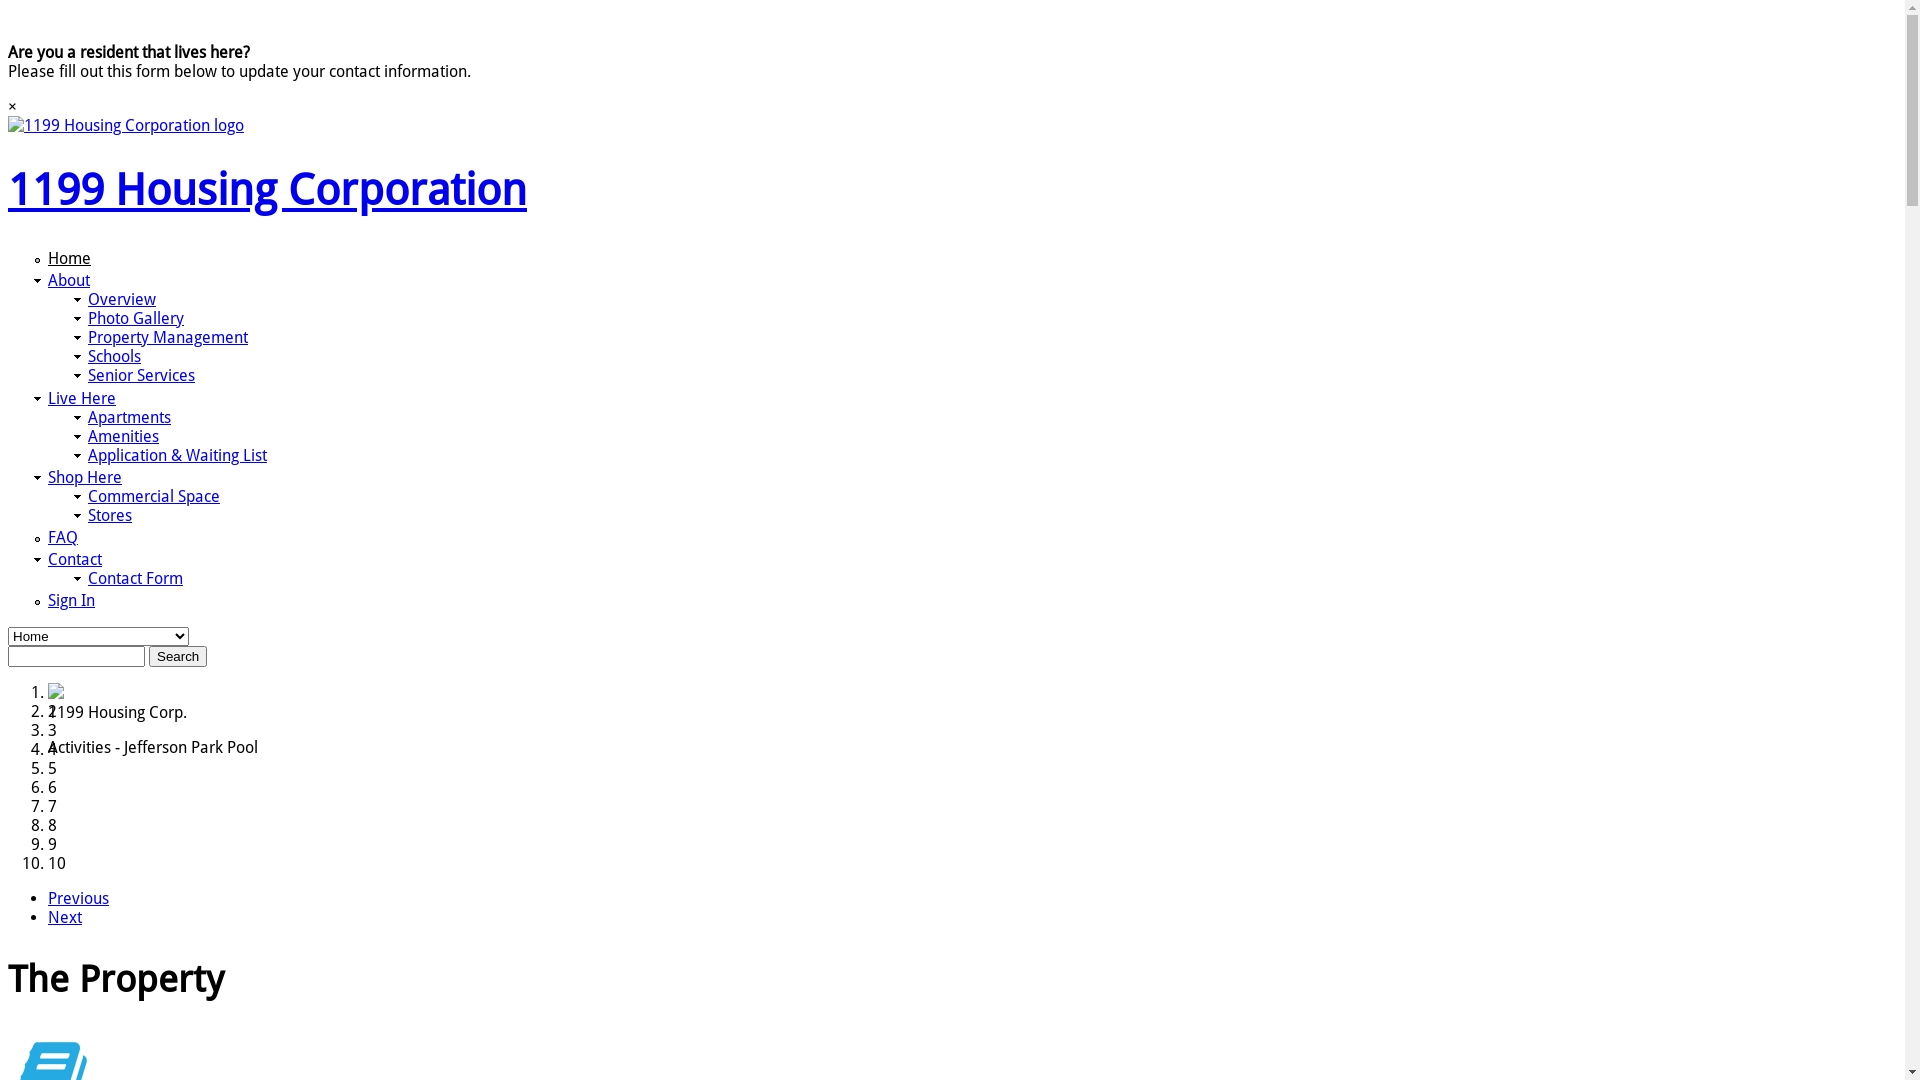 This screenshot has height=1080, width=1920. I want to click on 'Shop Here', so click(48, 477).